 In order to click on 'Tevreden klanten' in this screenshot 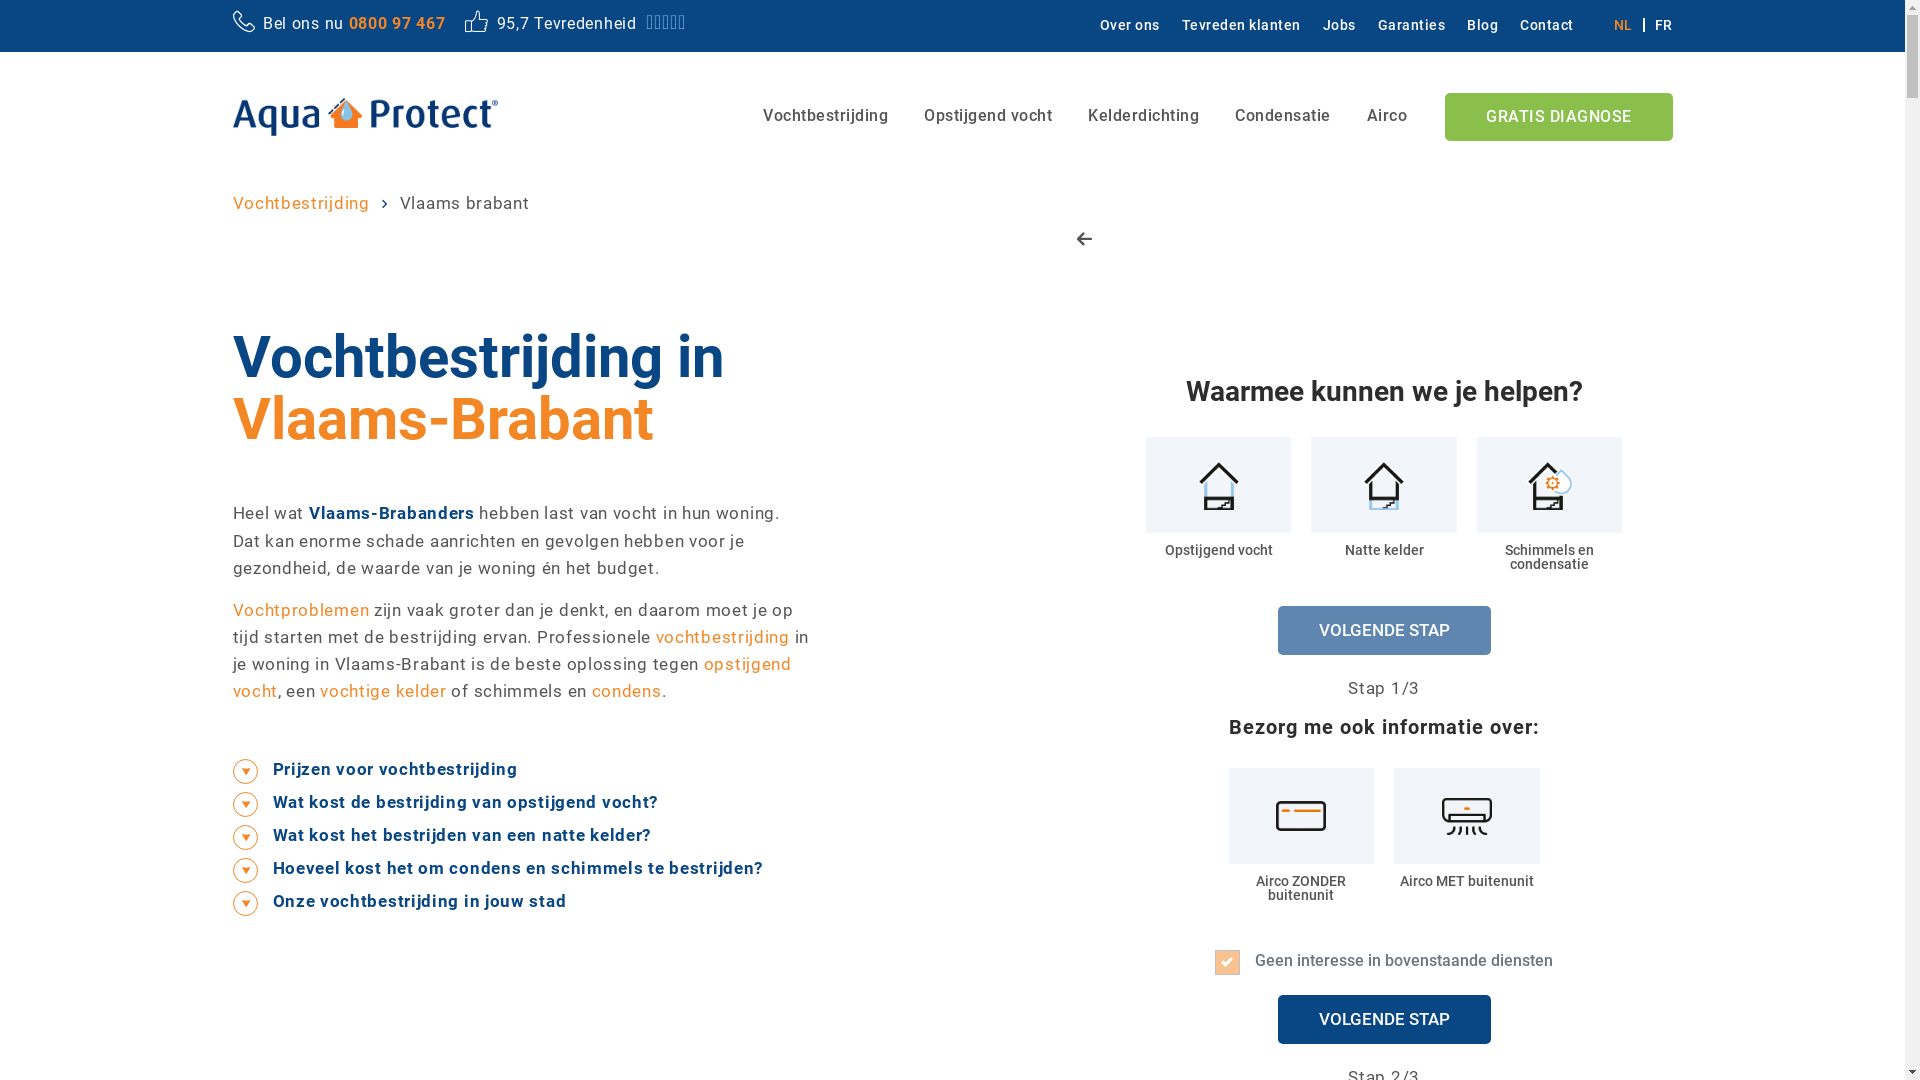, I will do `click(1232, 24)`.